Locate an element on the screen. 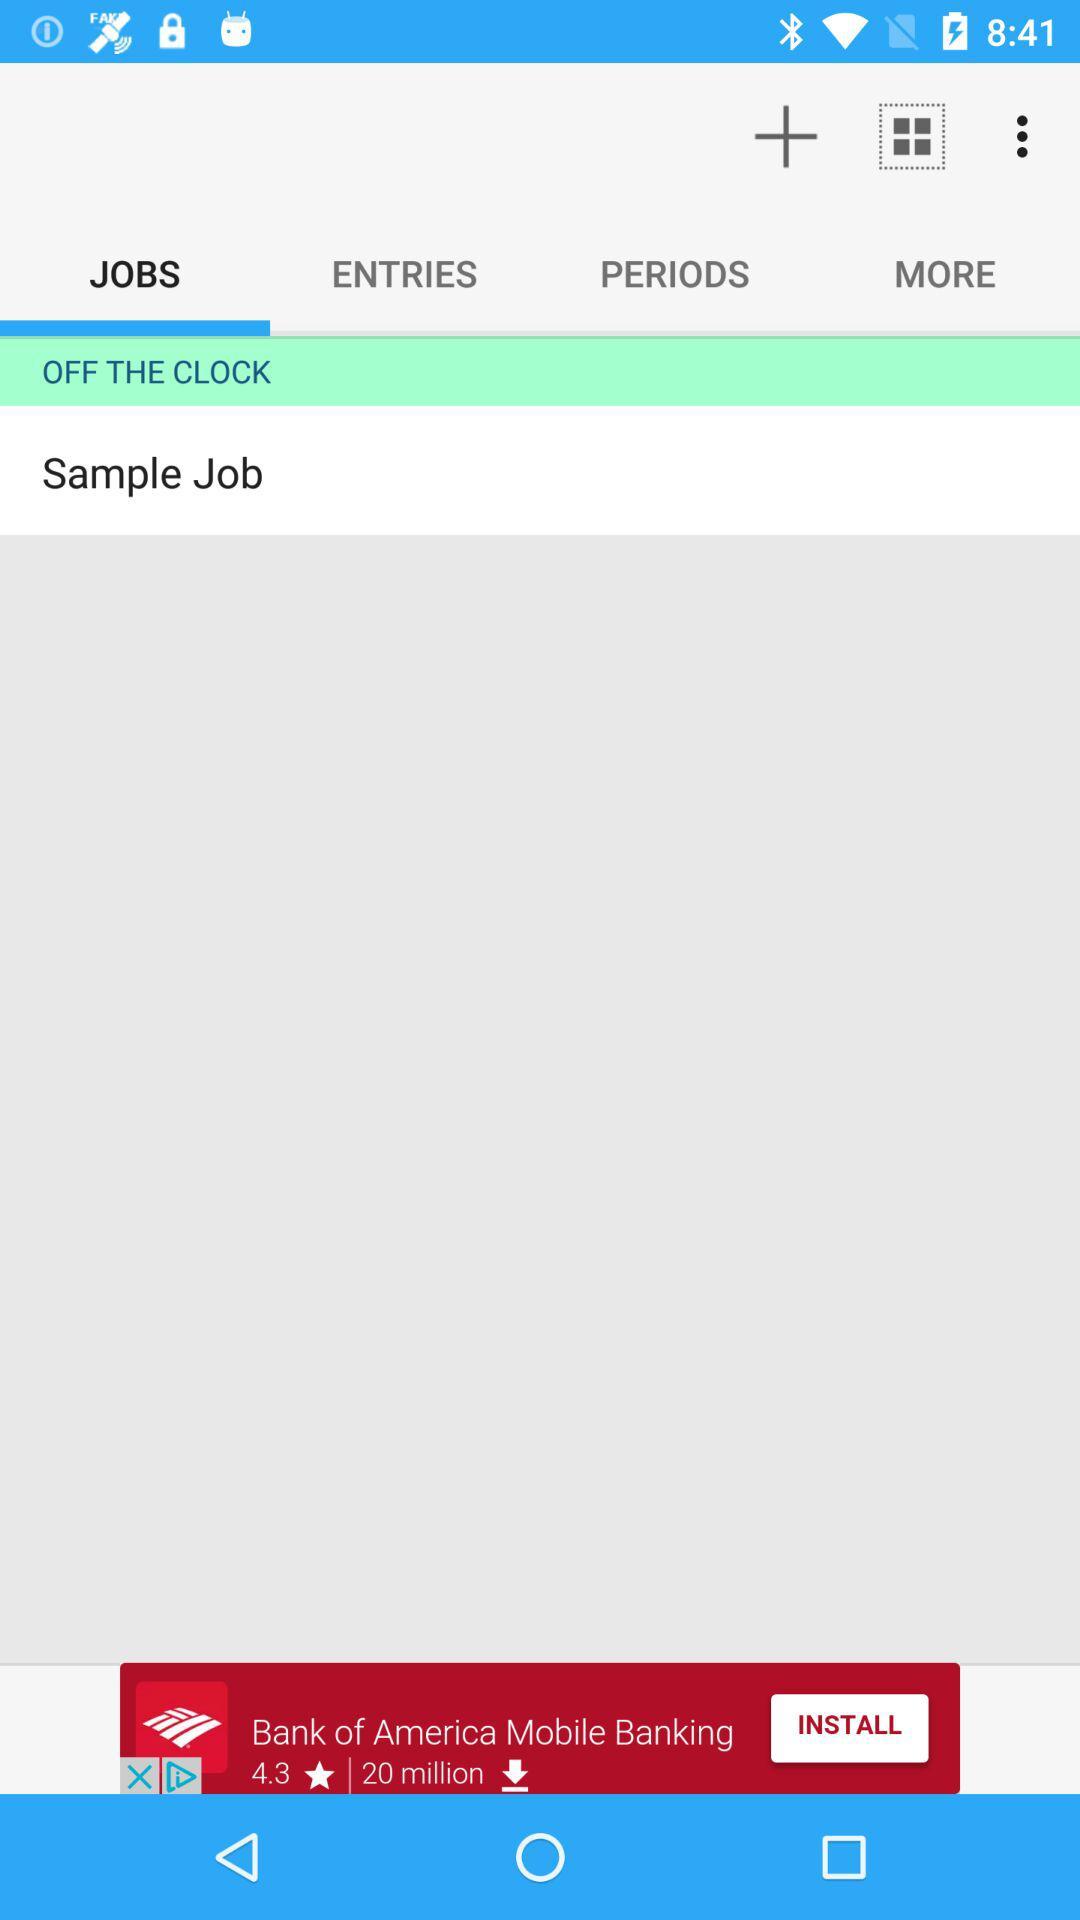 The width and height of the screenshot is (1080, 1920). install this app is located at coordinates (540, 1727).